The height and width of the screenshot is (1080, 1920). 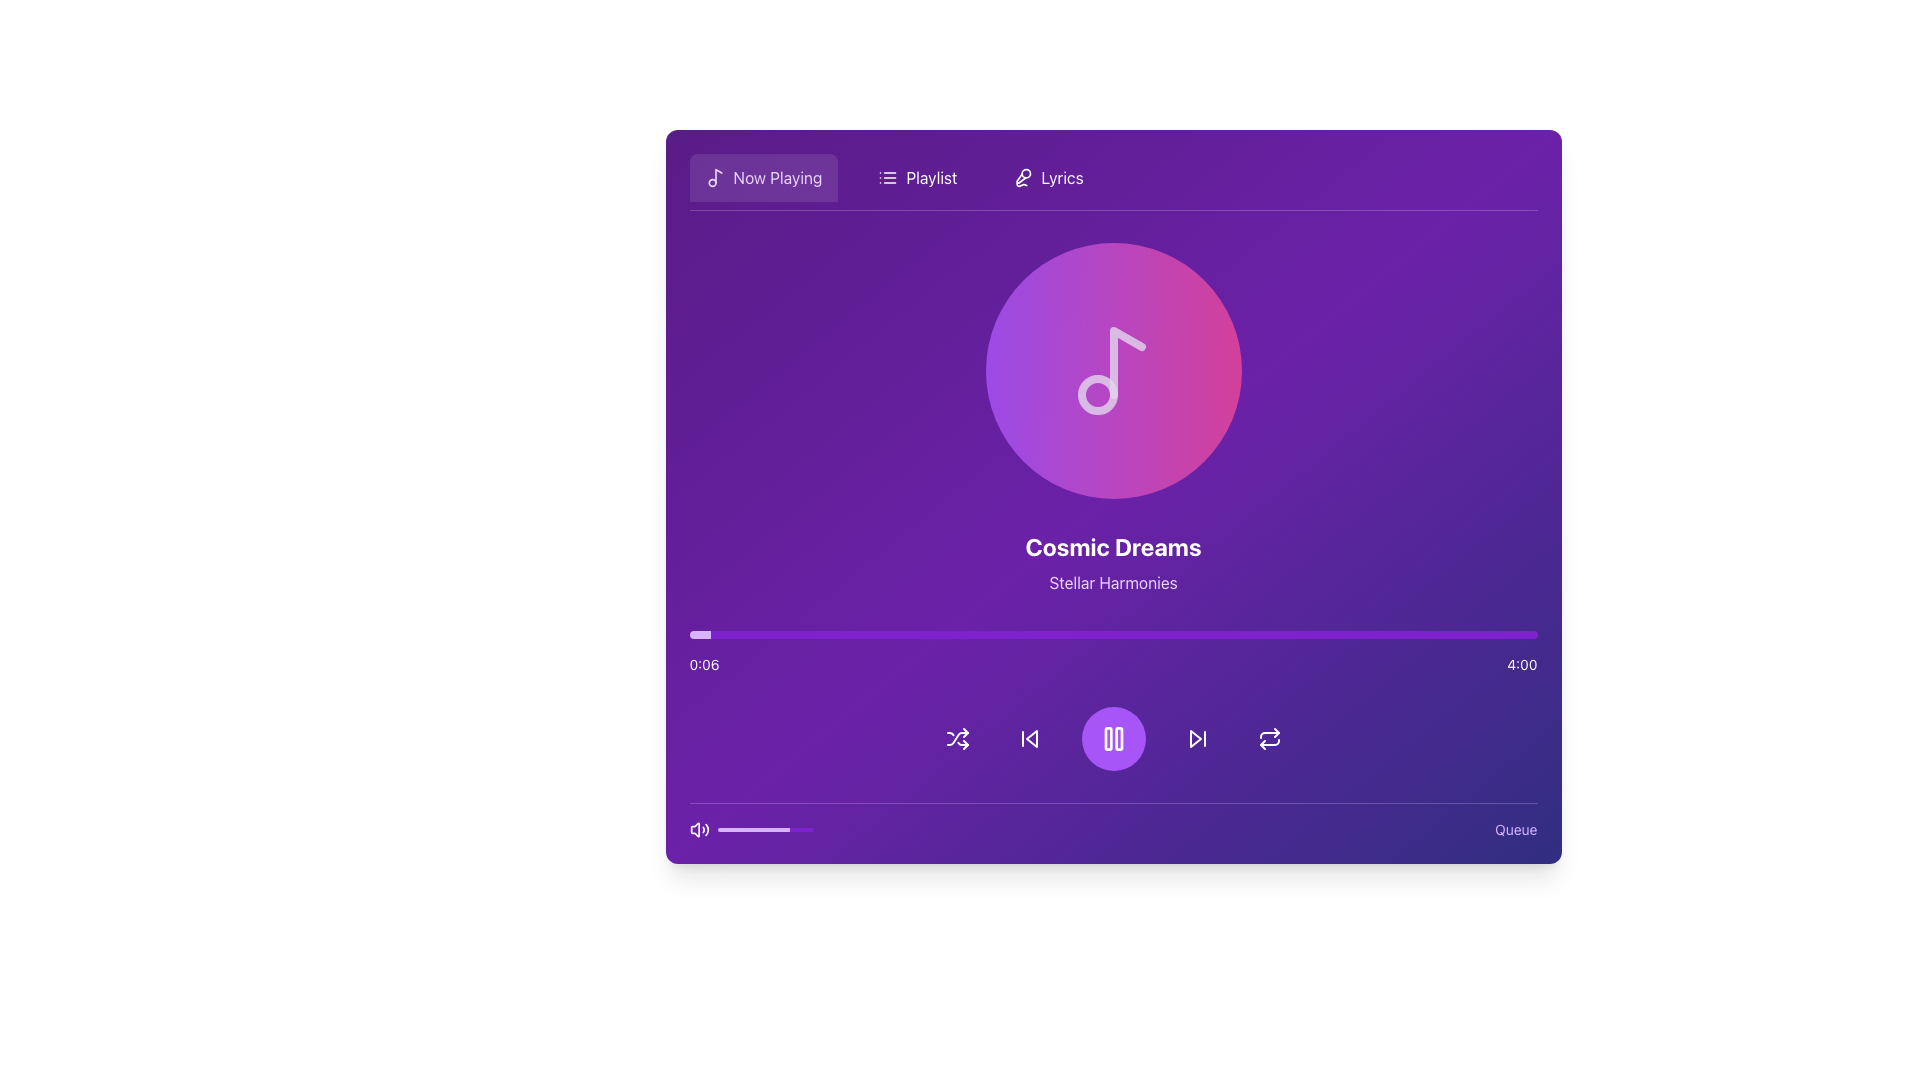 What do you see at coordinates (1445, 635) in the screenshot?
I see `the playback position` at bounding box center [1445, 635].